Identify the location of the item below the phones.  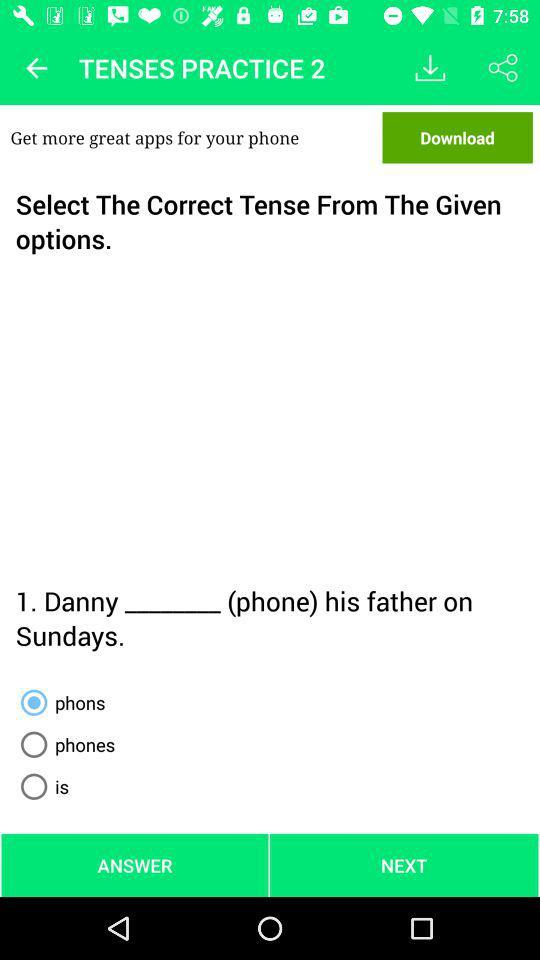
(41, 786).